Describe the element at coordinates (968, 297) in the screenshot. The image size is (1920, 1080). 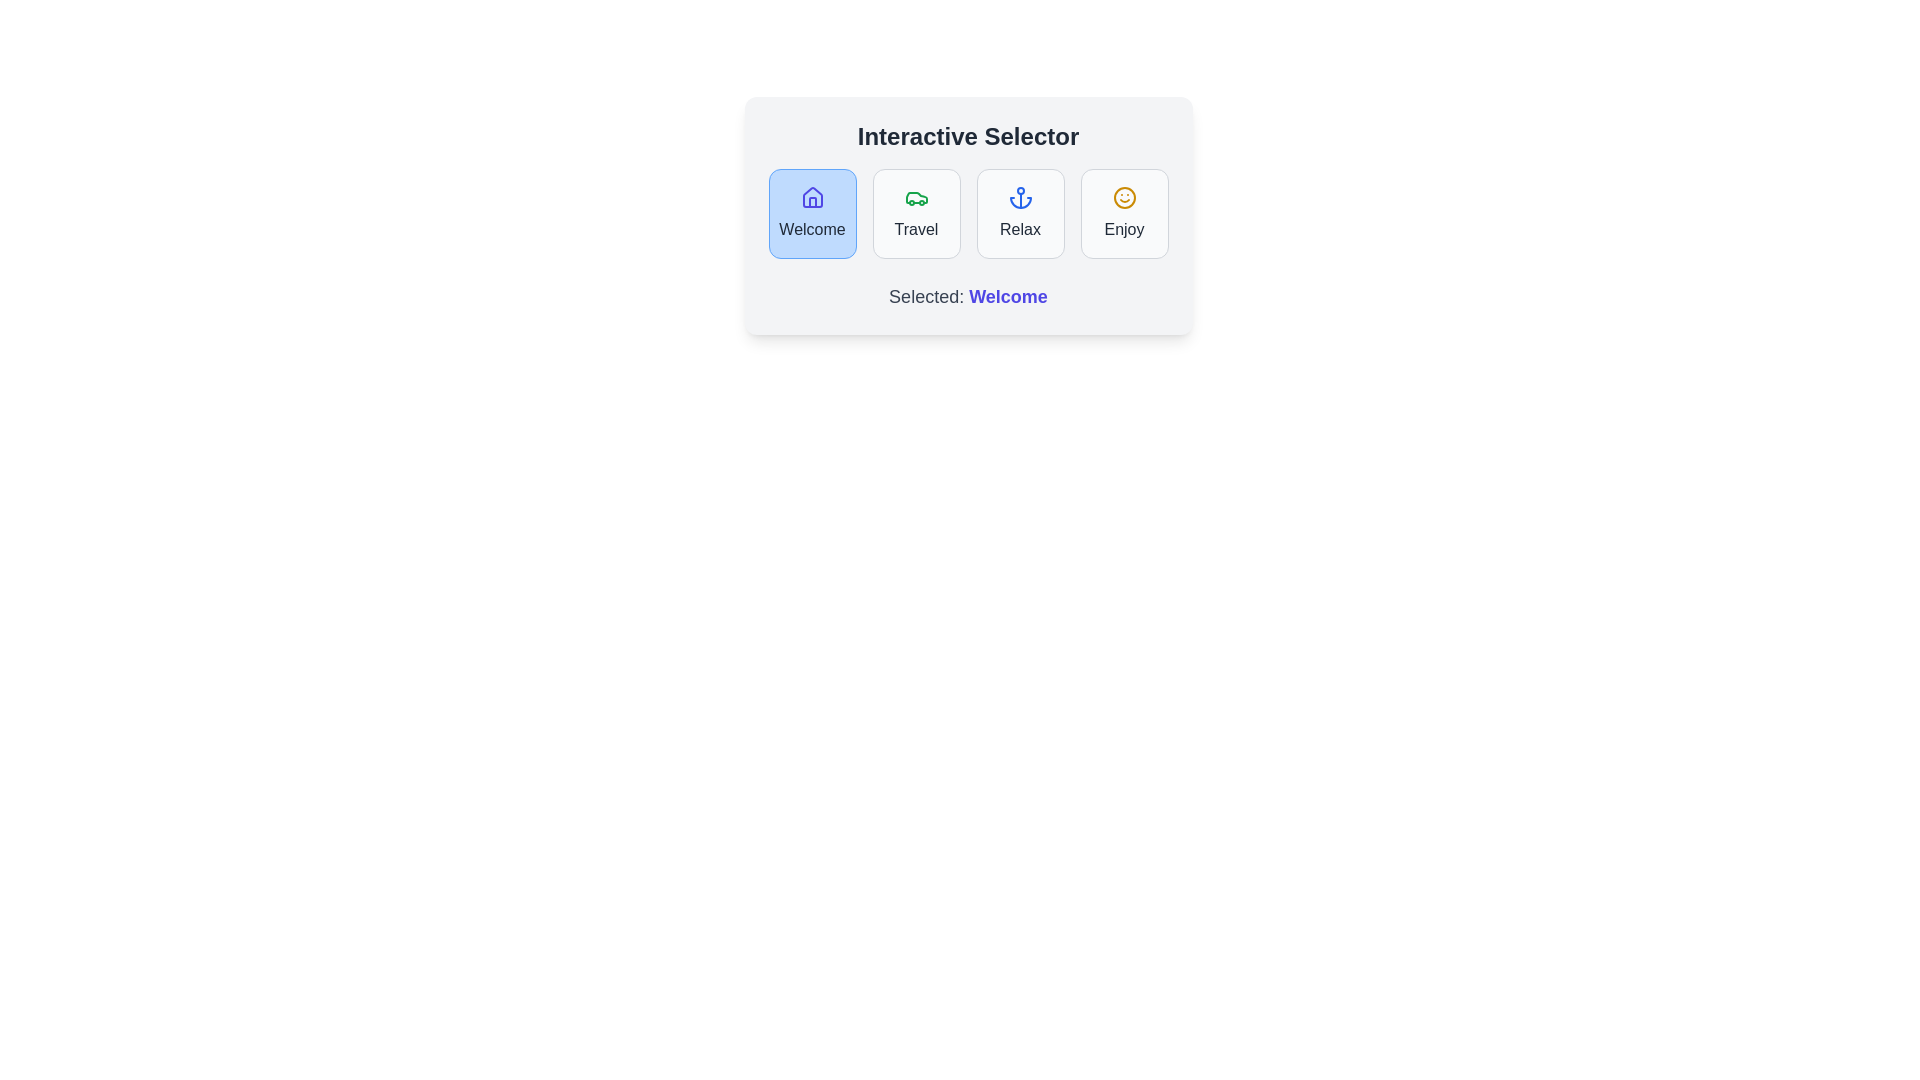
I see `the text display area that shows the message 'Selected: Welcome', where 'Welcome' is styled in blue, underlined, and bold` at that location.